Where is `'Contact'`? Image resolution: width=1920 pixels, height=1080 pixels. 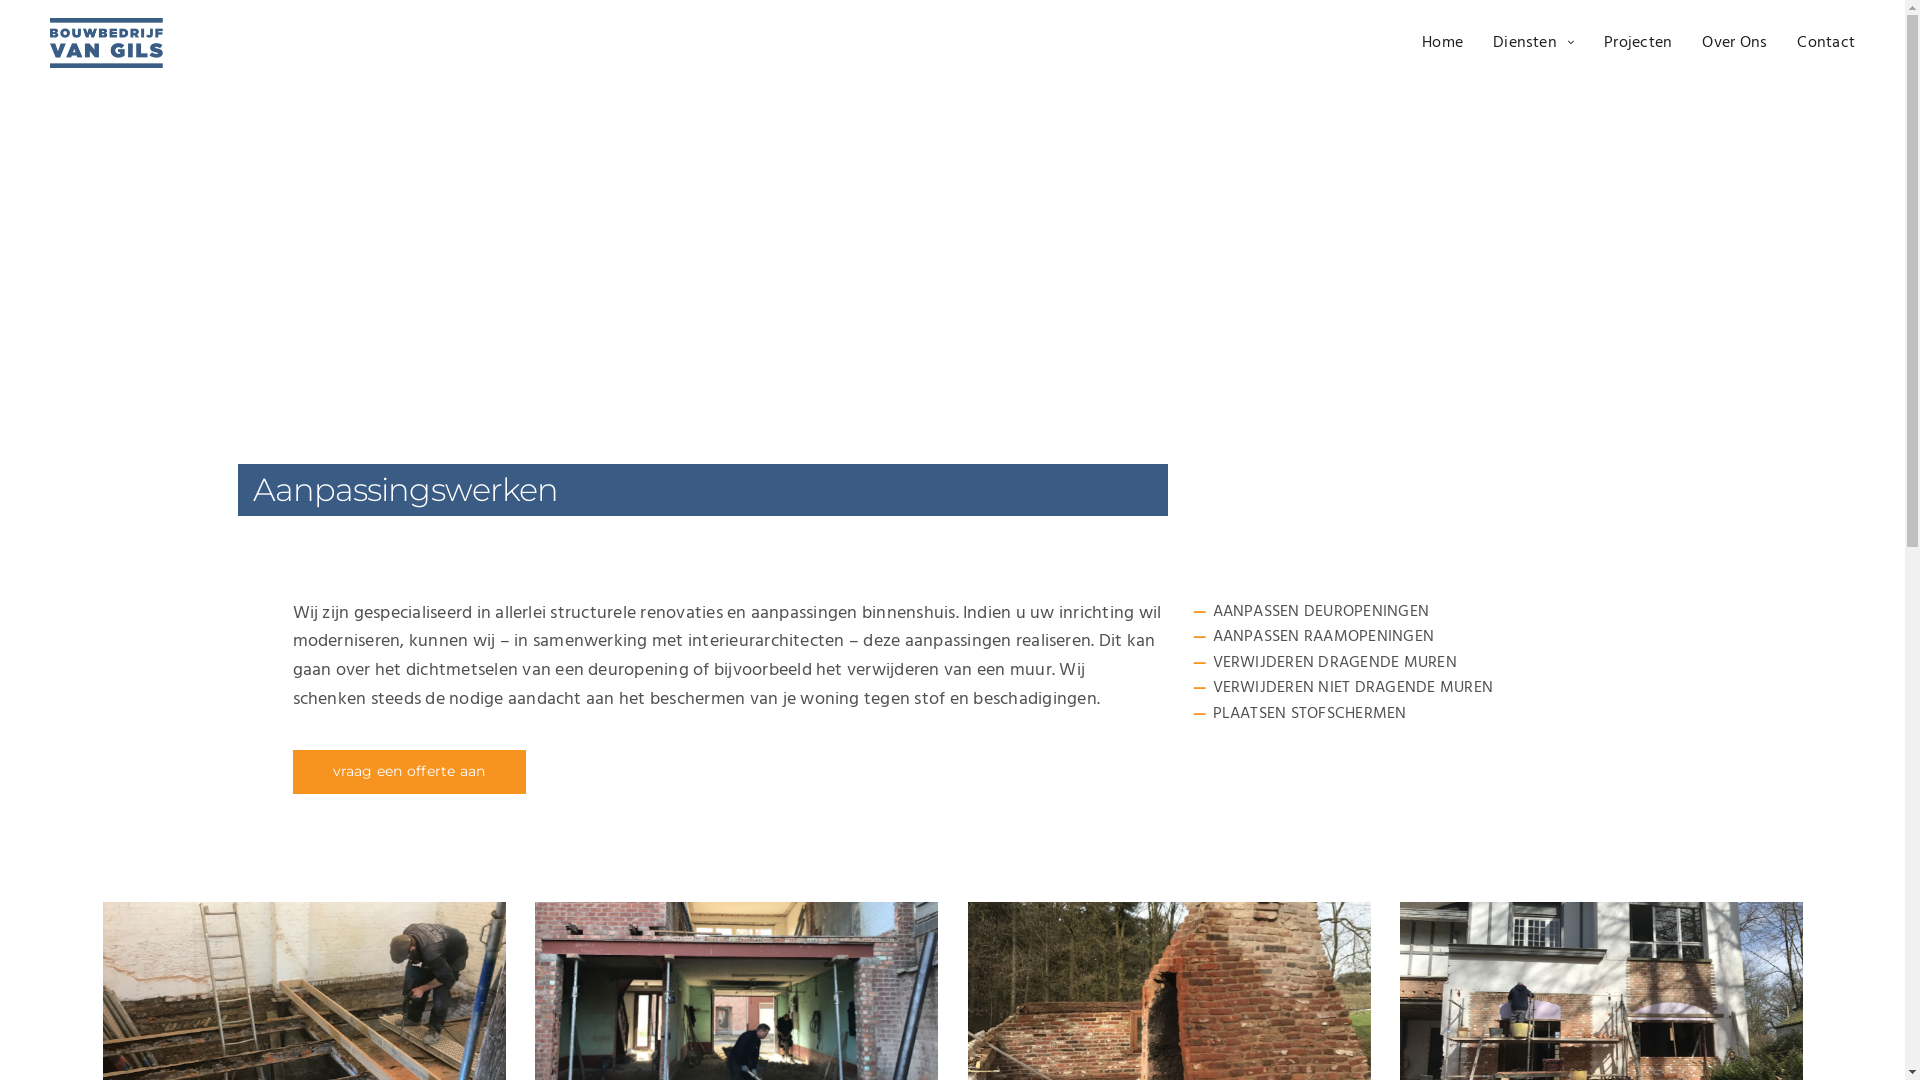 'Contact' is located at coordinates (1825, 42).